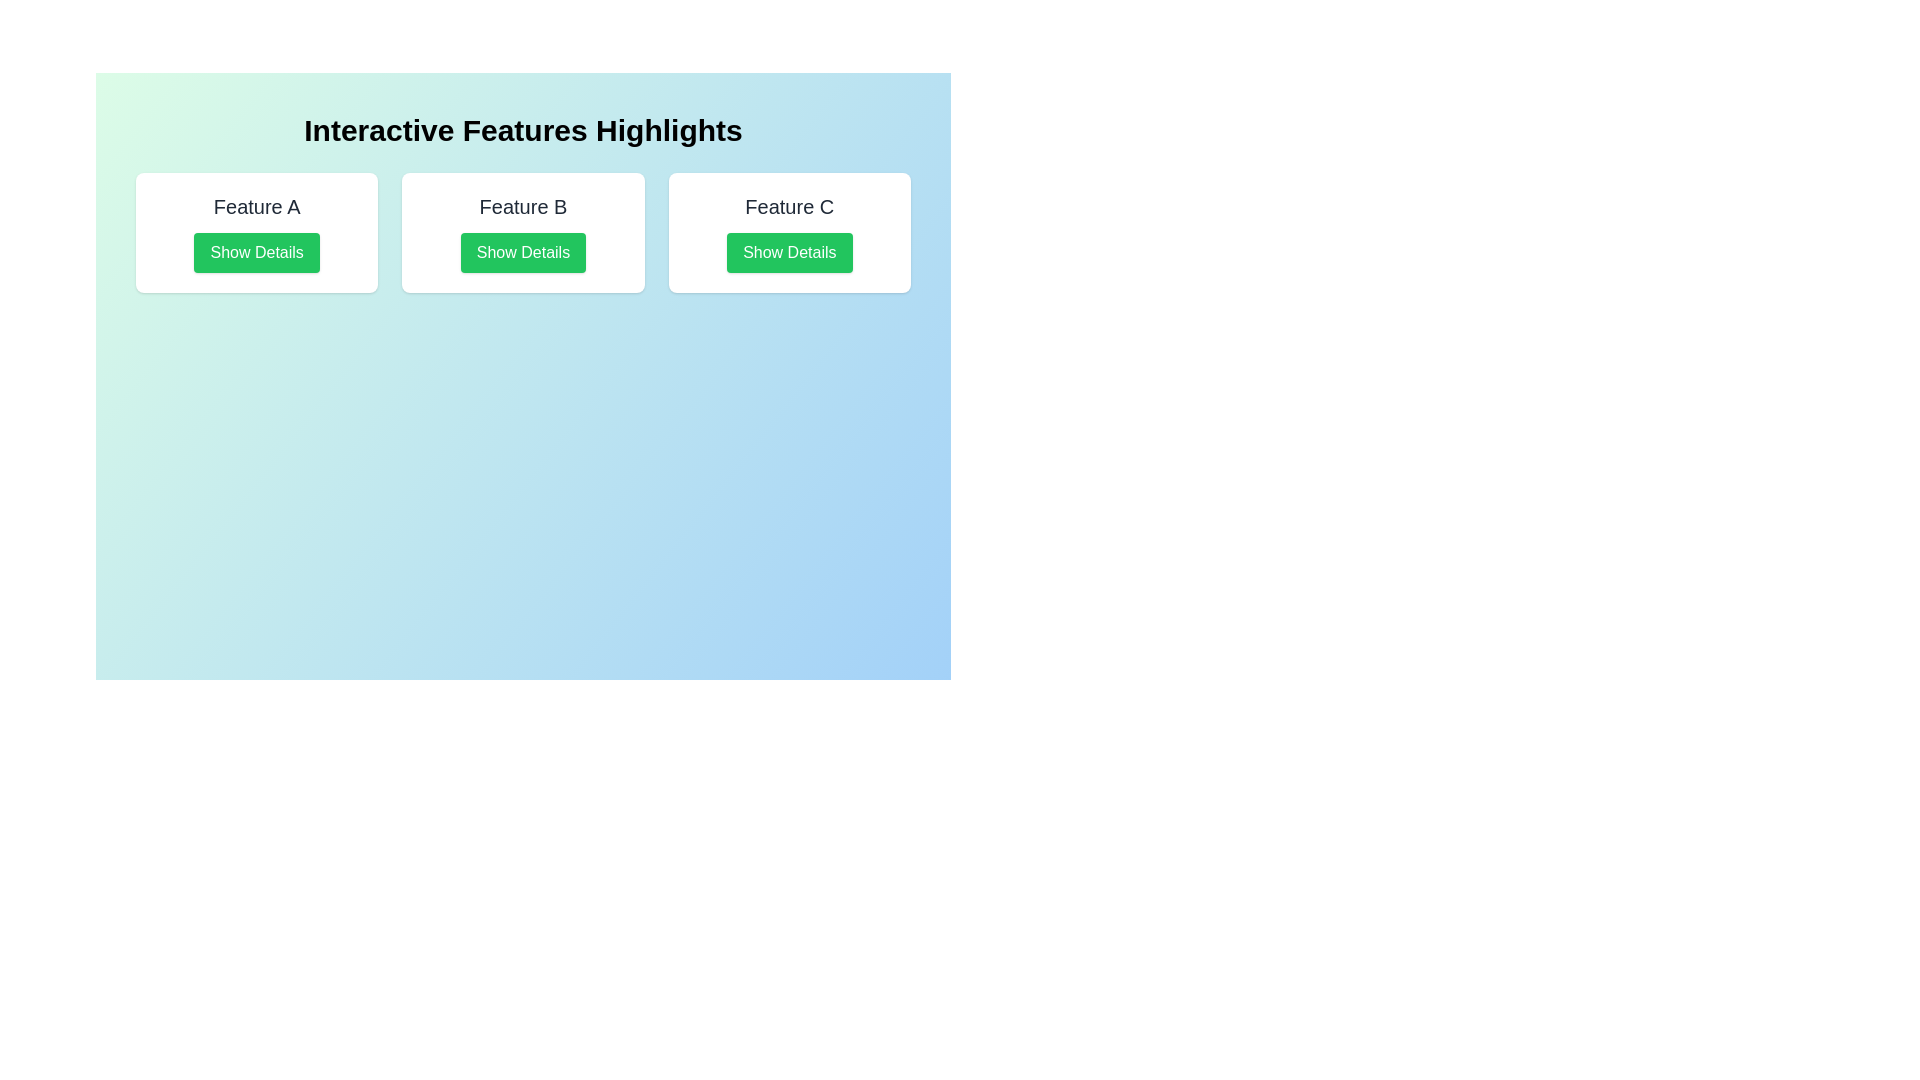 The image size is (1920, 1080). Describe the element at coordinates (523, 231) in the screenshot. I see `the button in the informational block about 'Feature B' to load more information` at that location.